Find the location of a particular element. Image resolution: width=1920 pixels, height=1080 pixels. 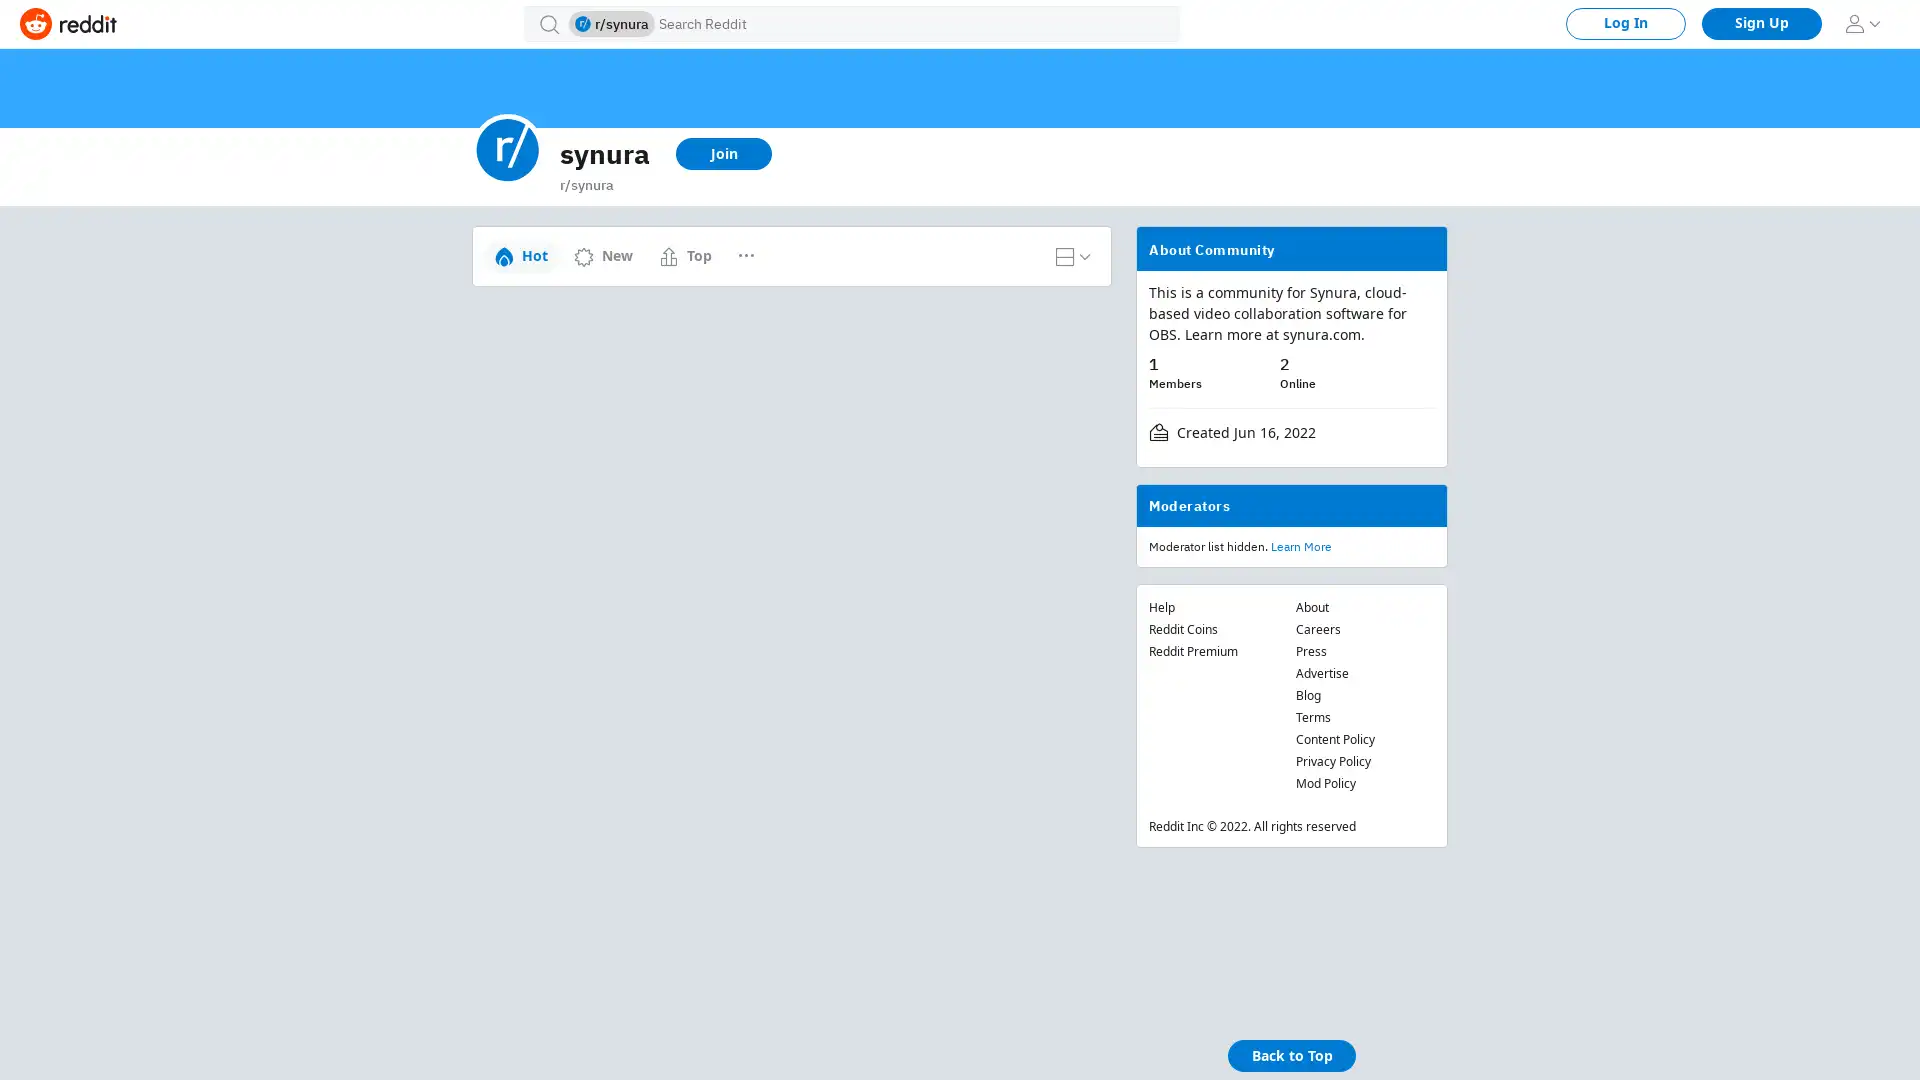

Sign Up is located at coordinates (1761, 23).